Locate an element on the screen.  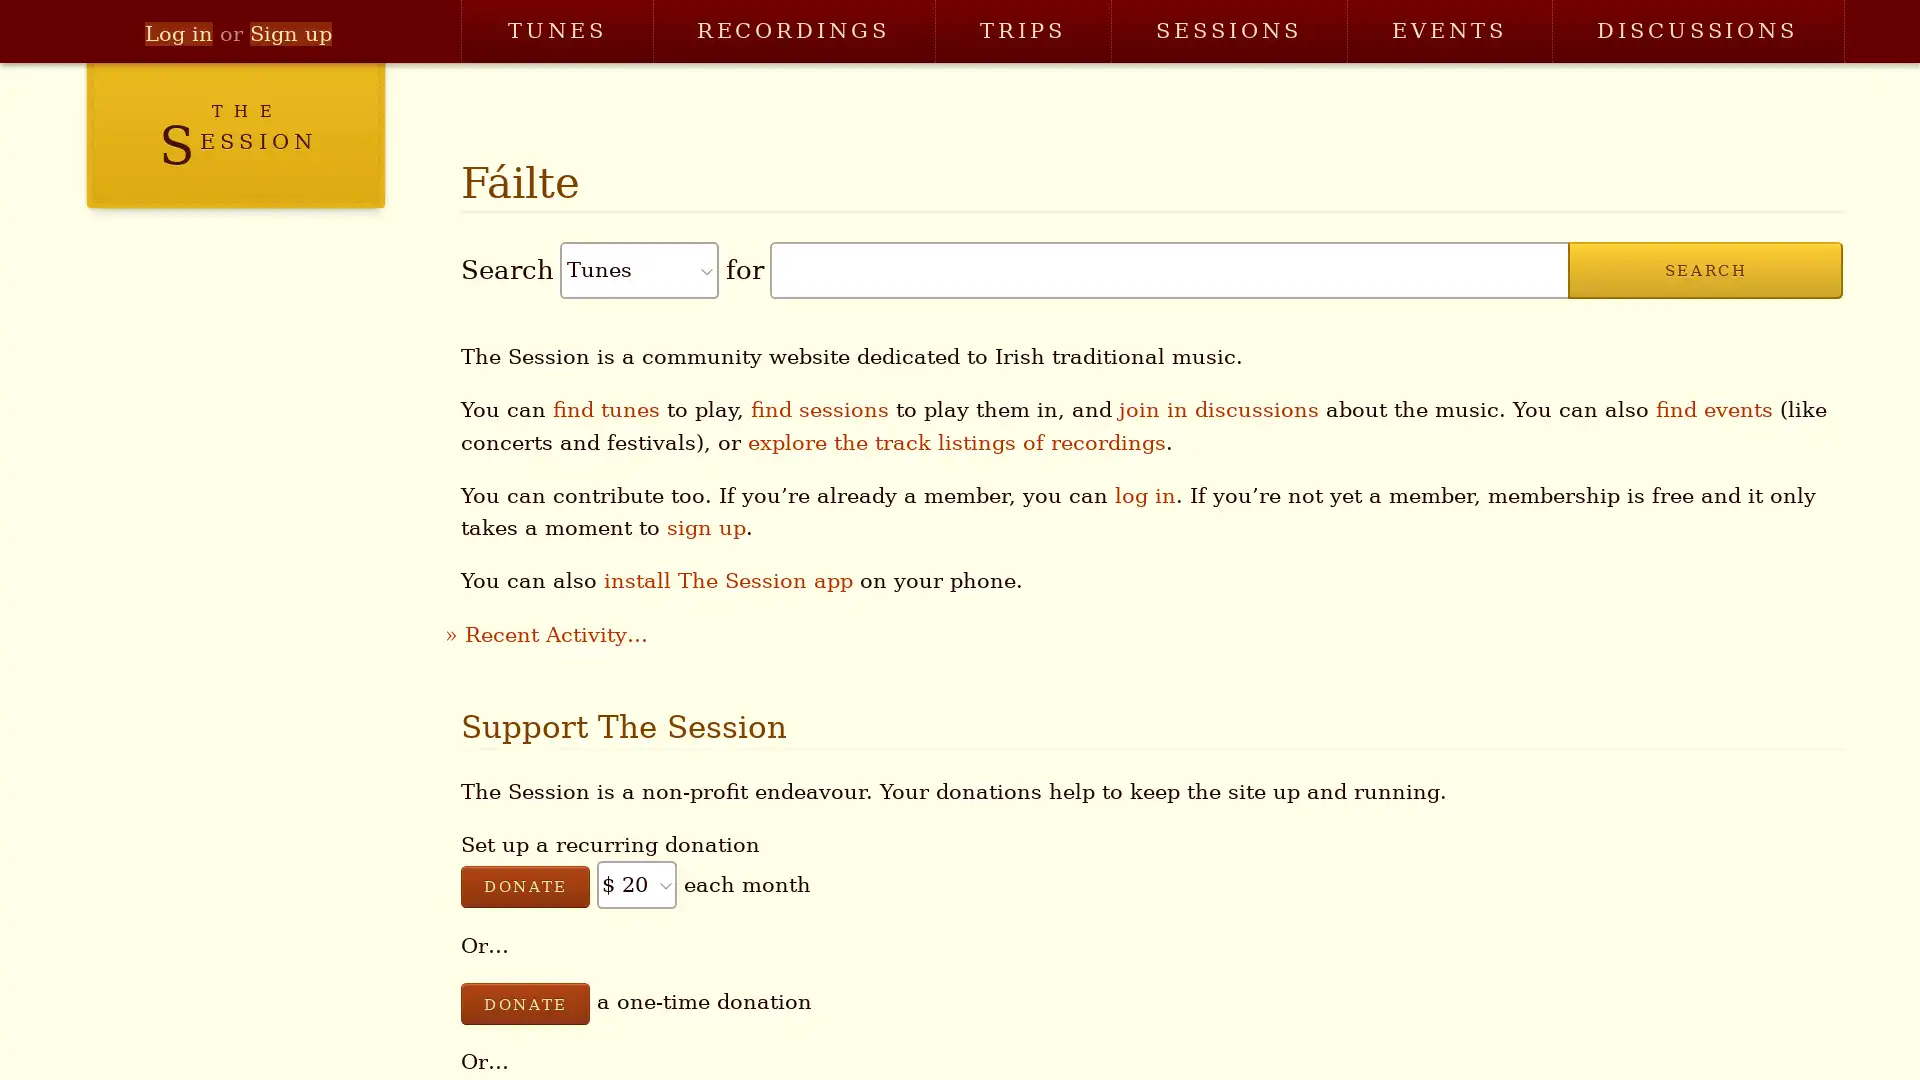
donate is located at coordinates (524, 1003).